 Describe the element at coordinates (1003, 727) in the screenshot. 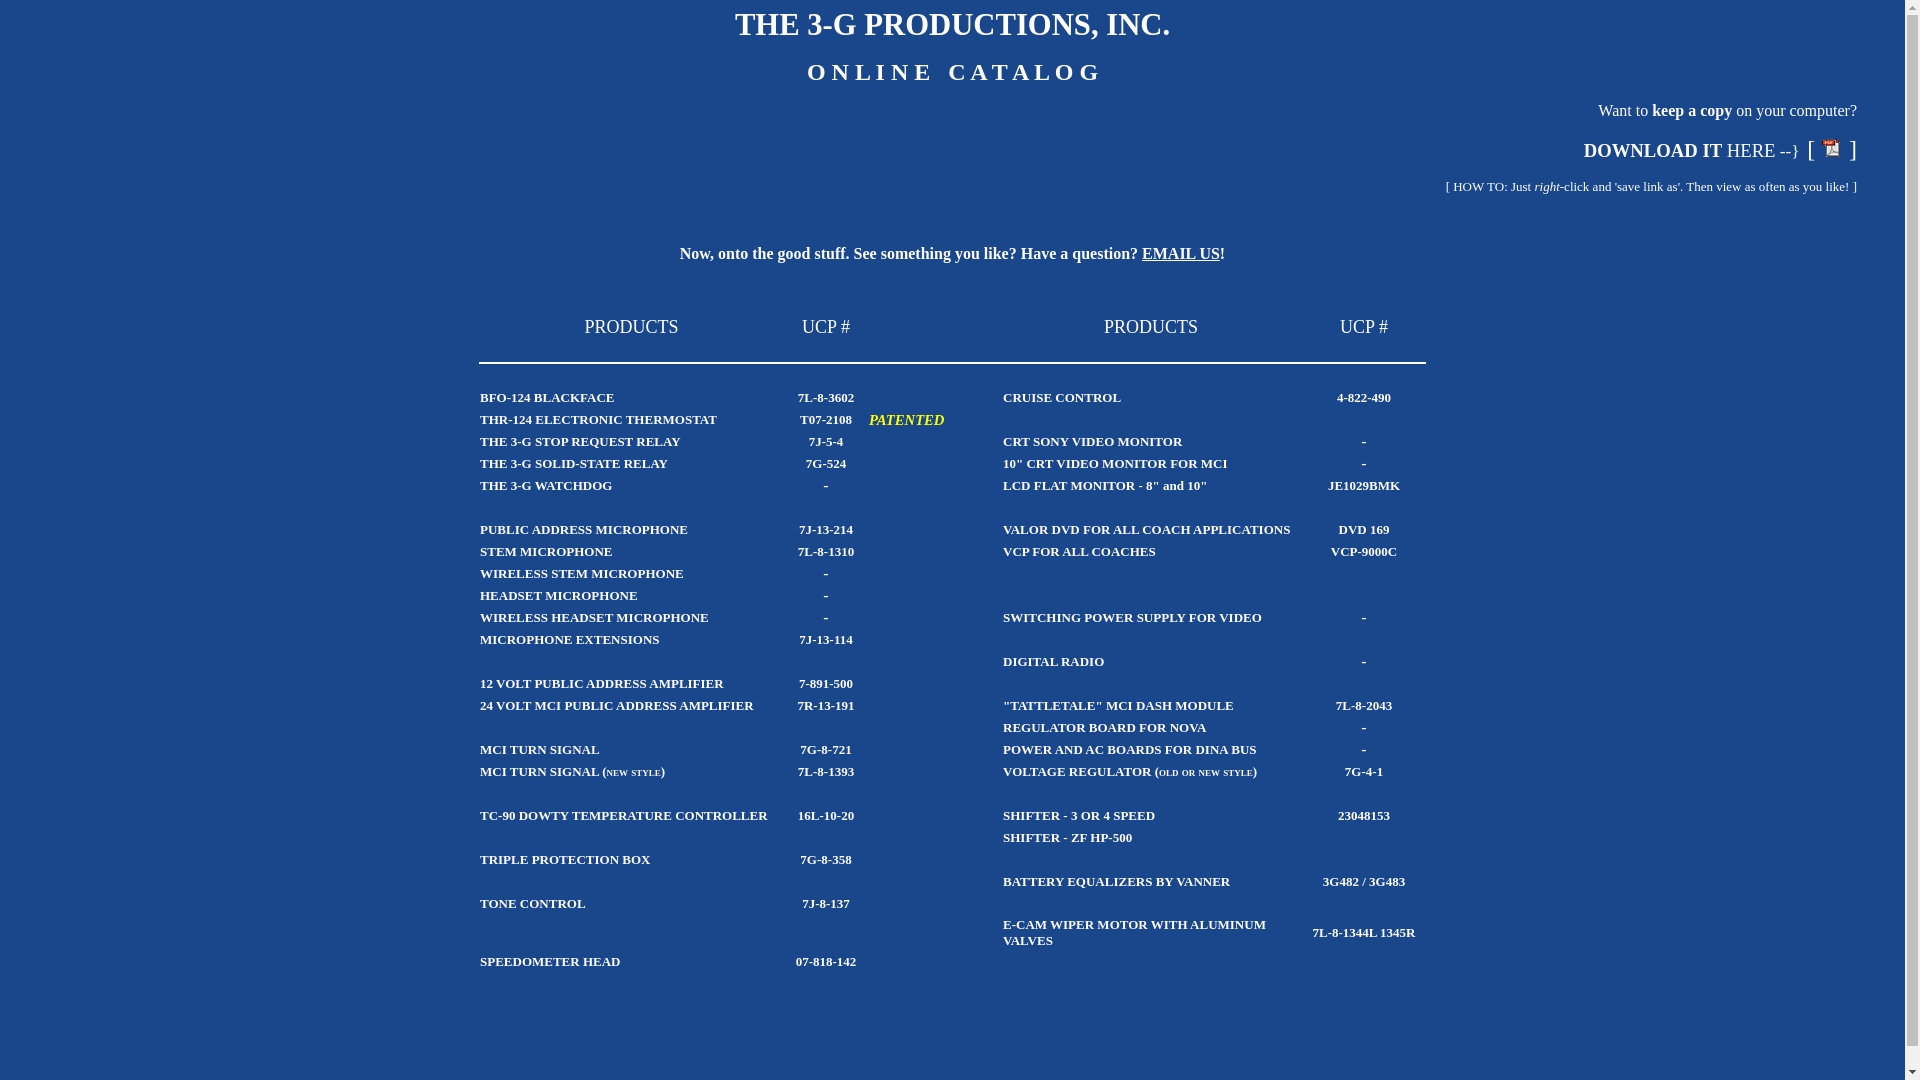

I see `'REGULATOR BOARD FOR NOVA'` at that location.